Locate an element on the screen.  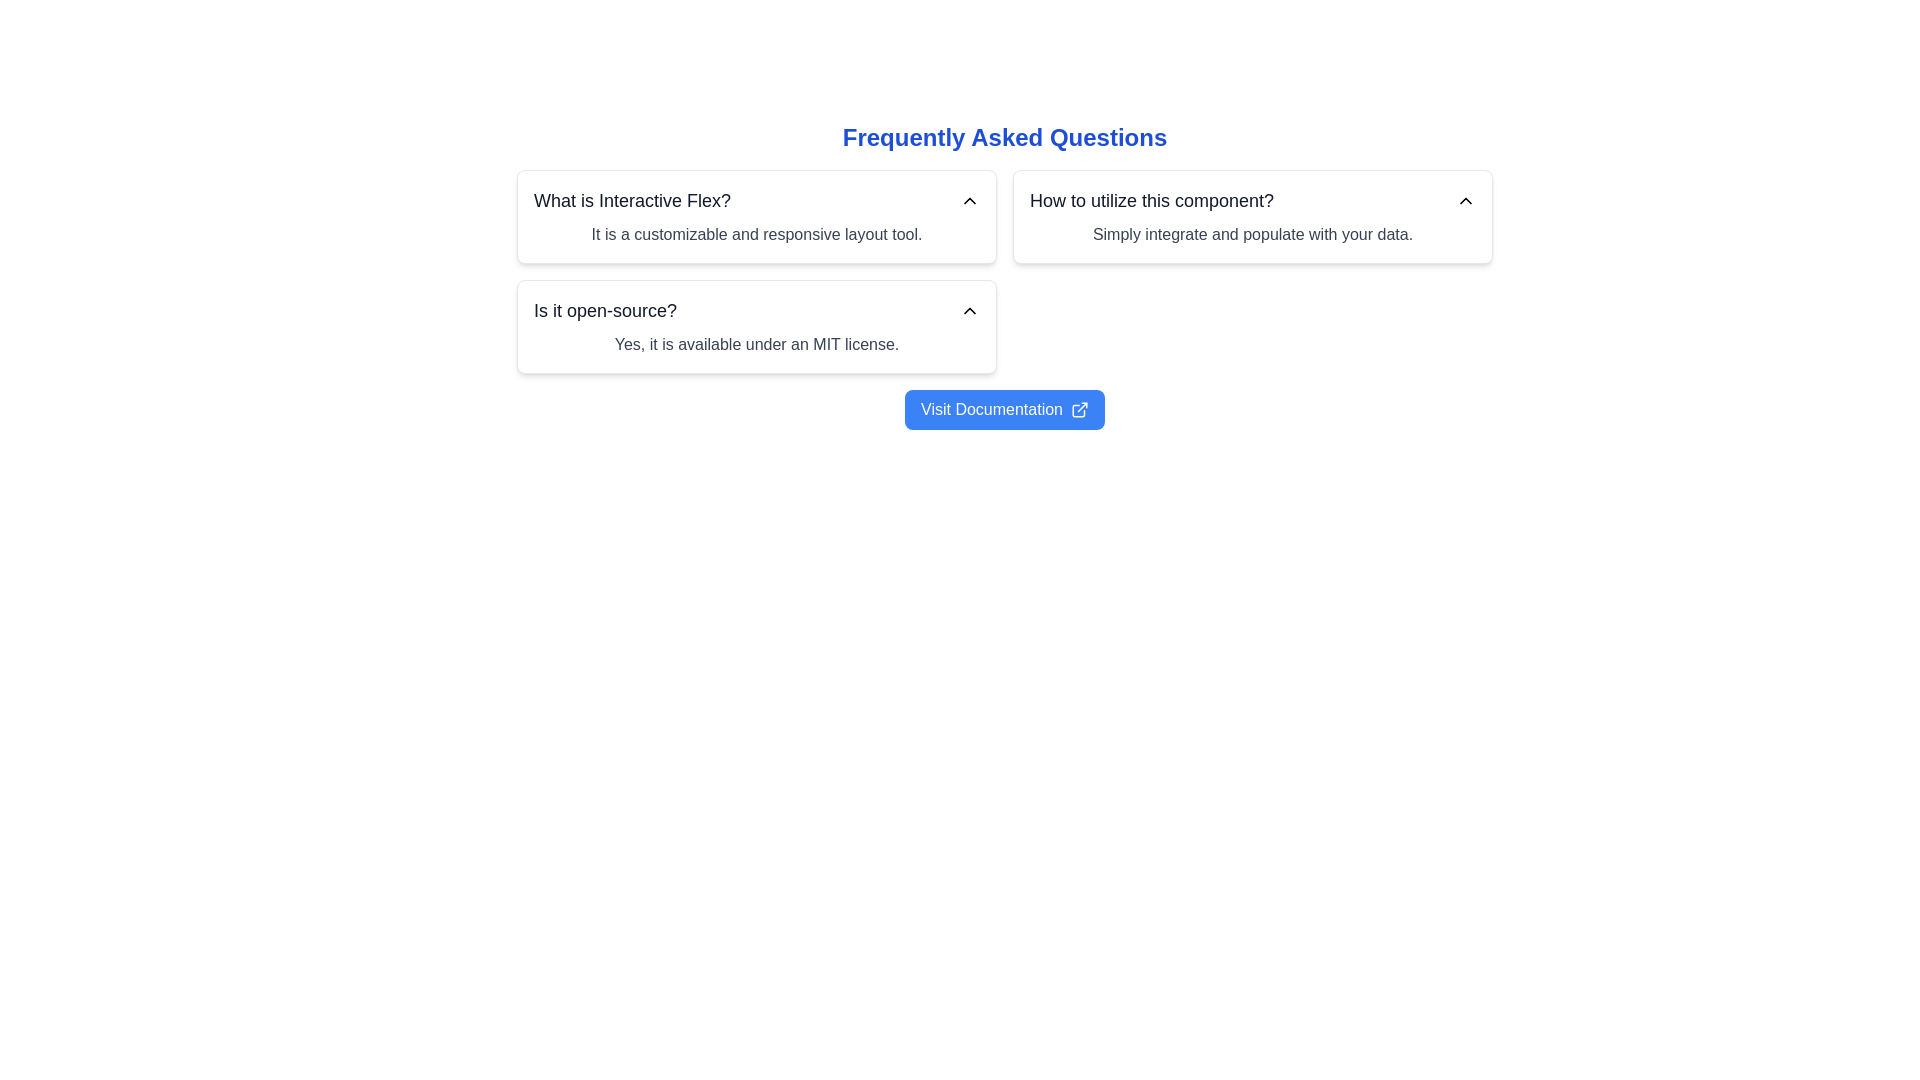
the text label that reads 'What is Interactive Flex?' located in the top-left section of the FAQ layout within the first card of the left column is located at coordinates (631, 200).